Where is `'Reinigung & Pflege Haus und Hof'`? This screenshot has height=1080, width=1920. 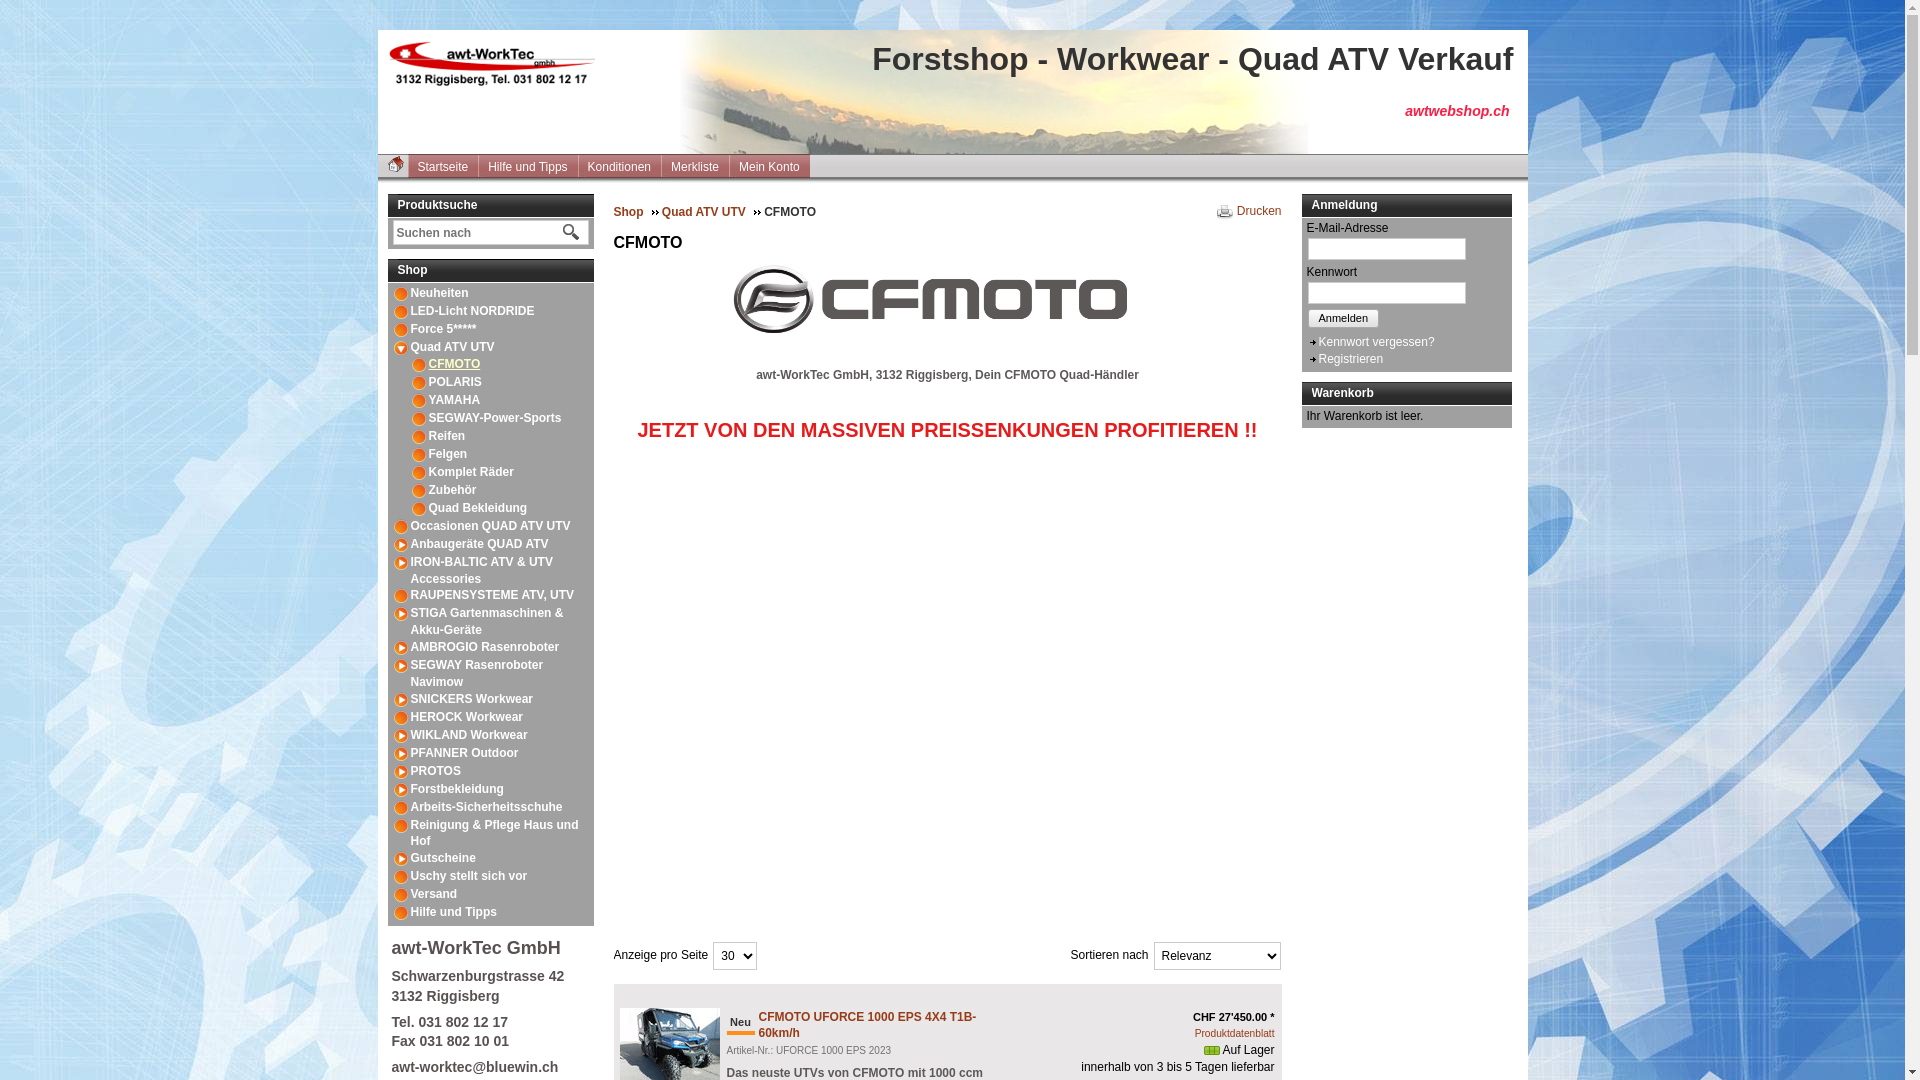
'Reinigung & Pflege Haus und Hof' is located at coordinates (494, 833).